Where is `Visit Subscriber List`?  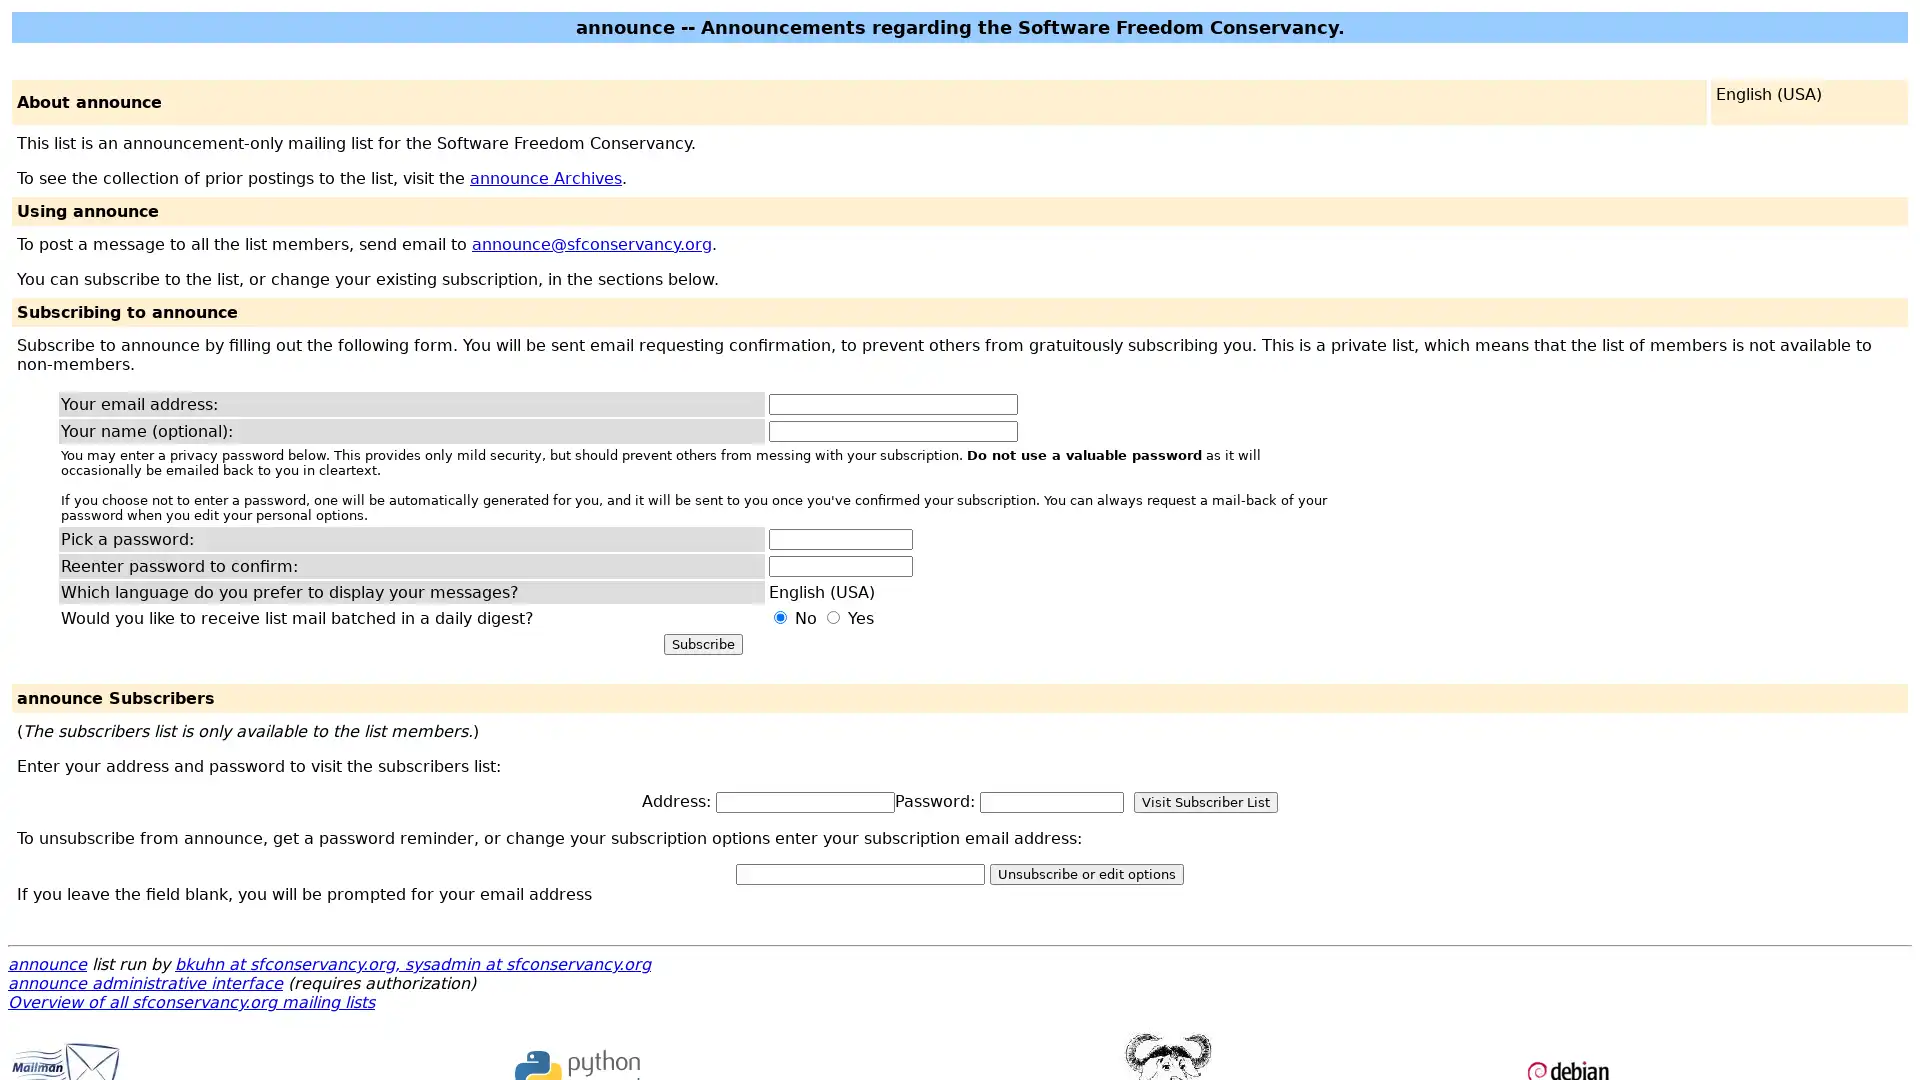
Visit Subscriber List is located at coordinates (1204, 801).